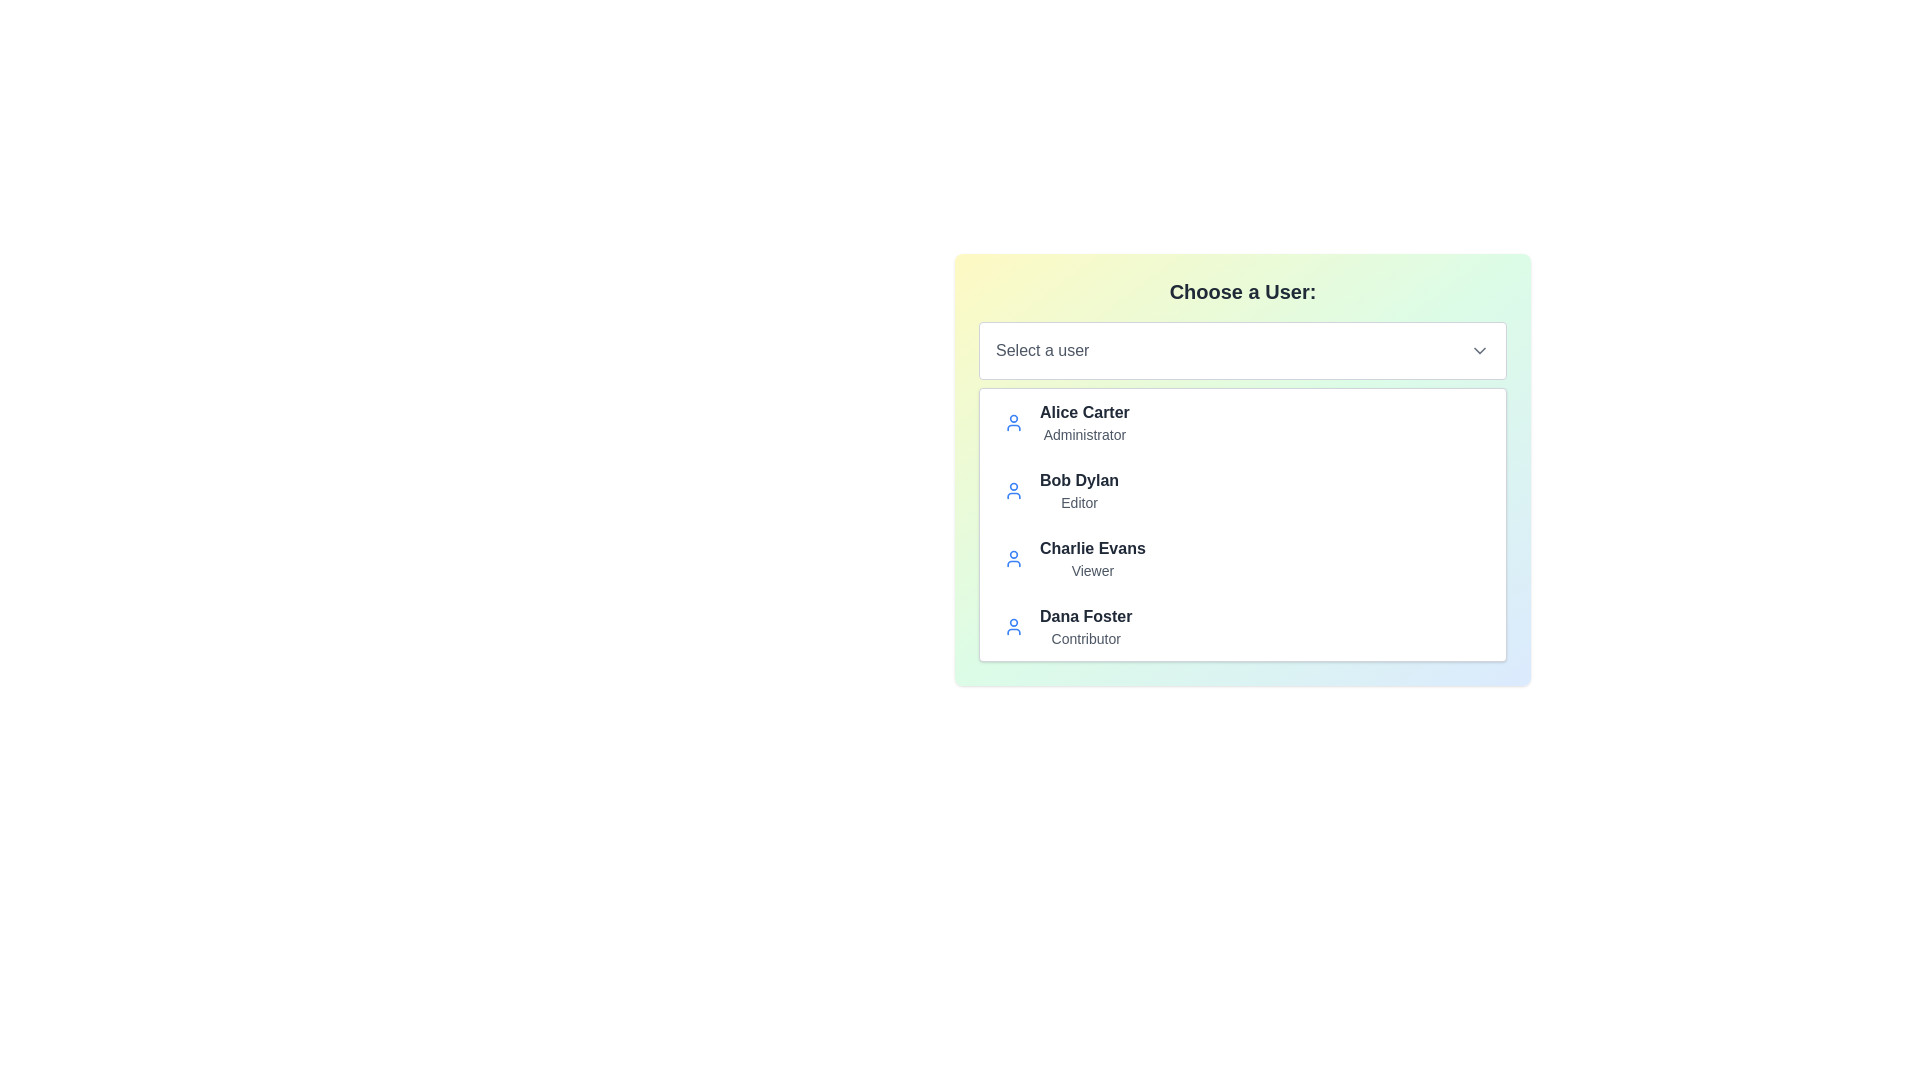 The height and width of the screenshot is (1080, 1920). I want to click on the text label reading 'Alice Carter' in the dropdown list of users titled 'Choose a User', so click(1083, 411).